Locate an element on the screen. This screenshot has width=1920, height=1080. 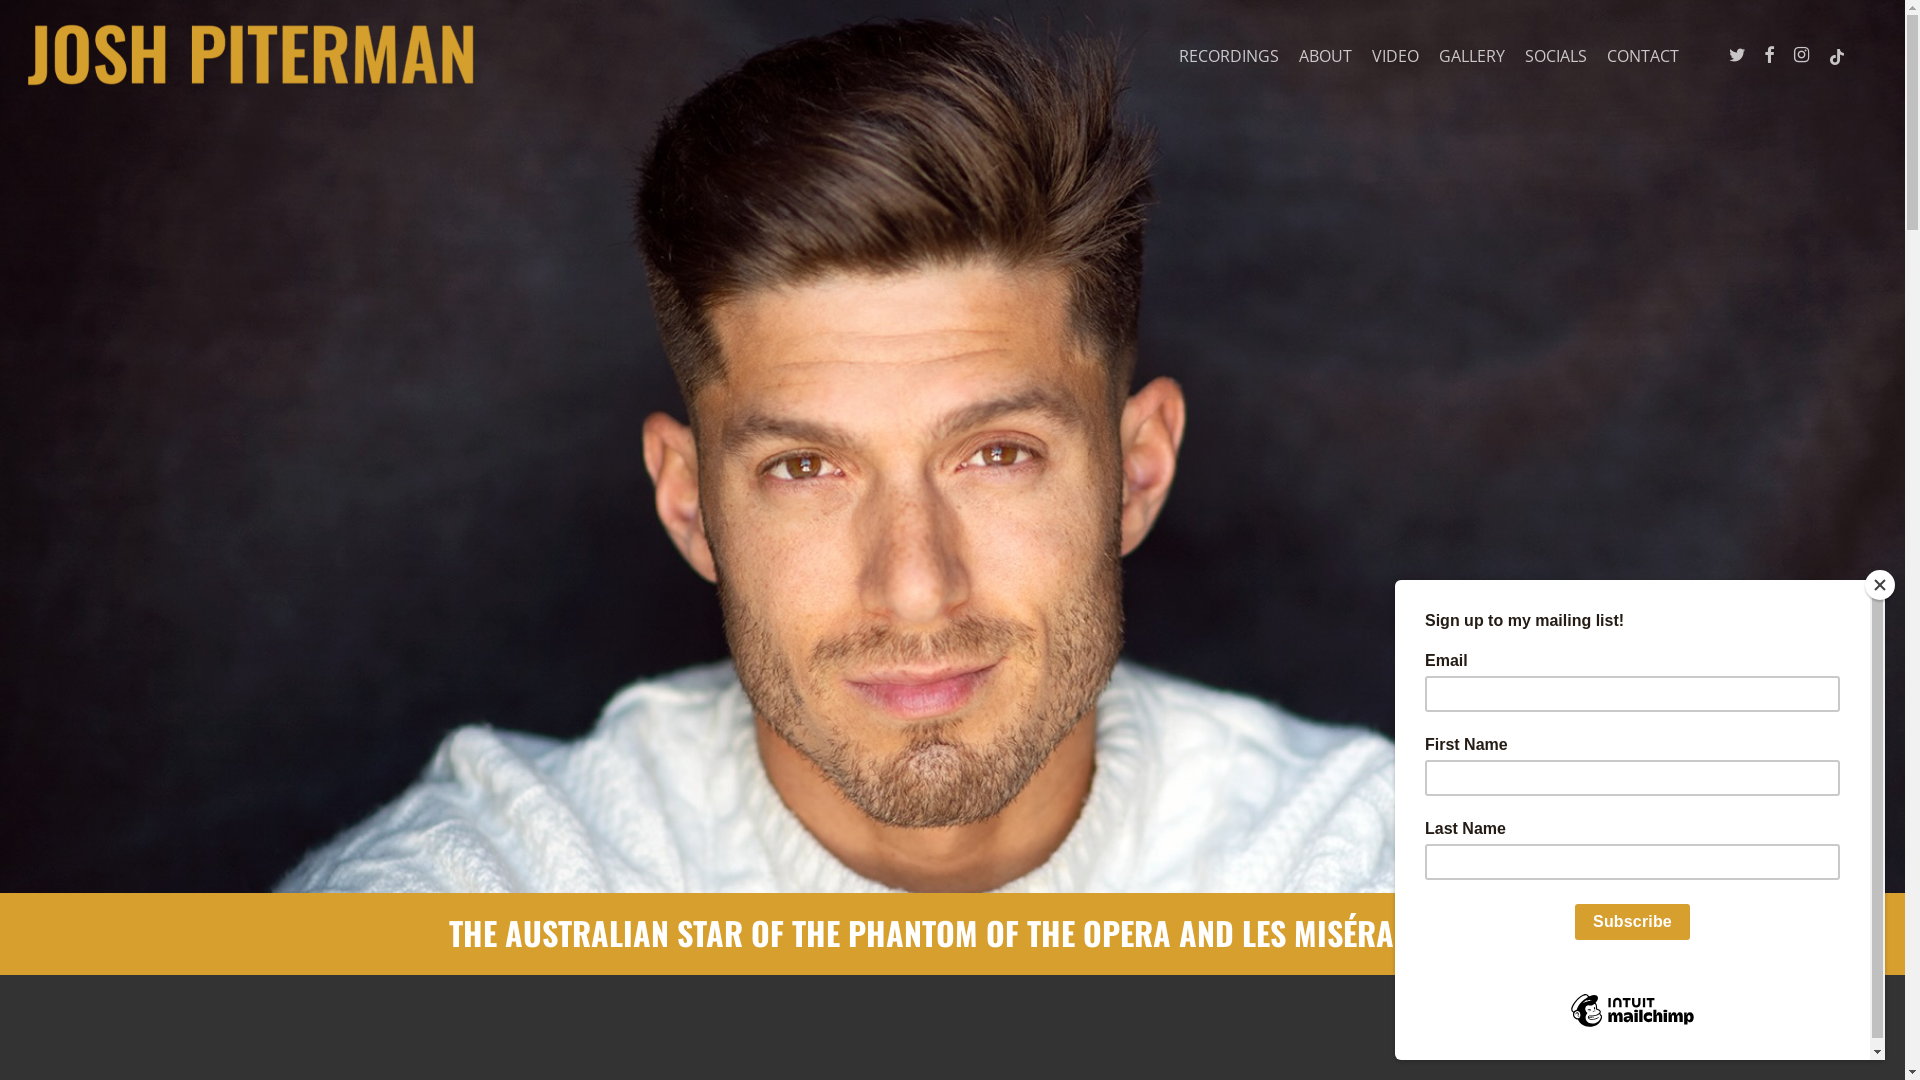
'VIDEO' is located at coordinates (1361, 55).